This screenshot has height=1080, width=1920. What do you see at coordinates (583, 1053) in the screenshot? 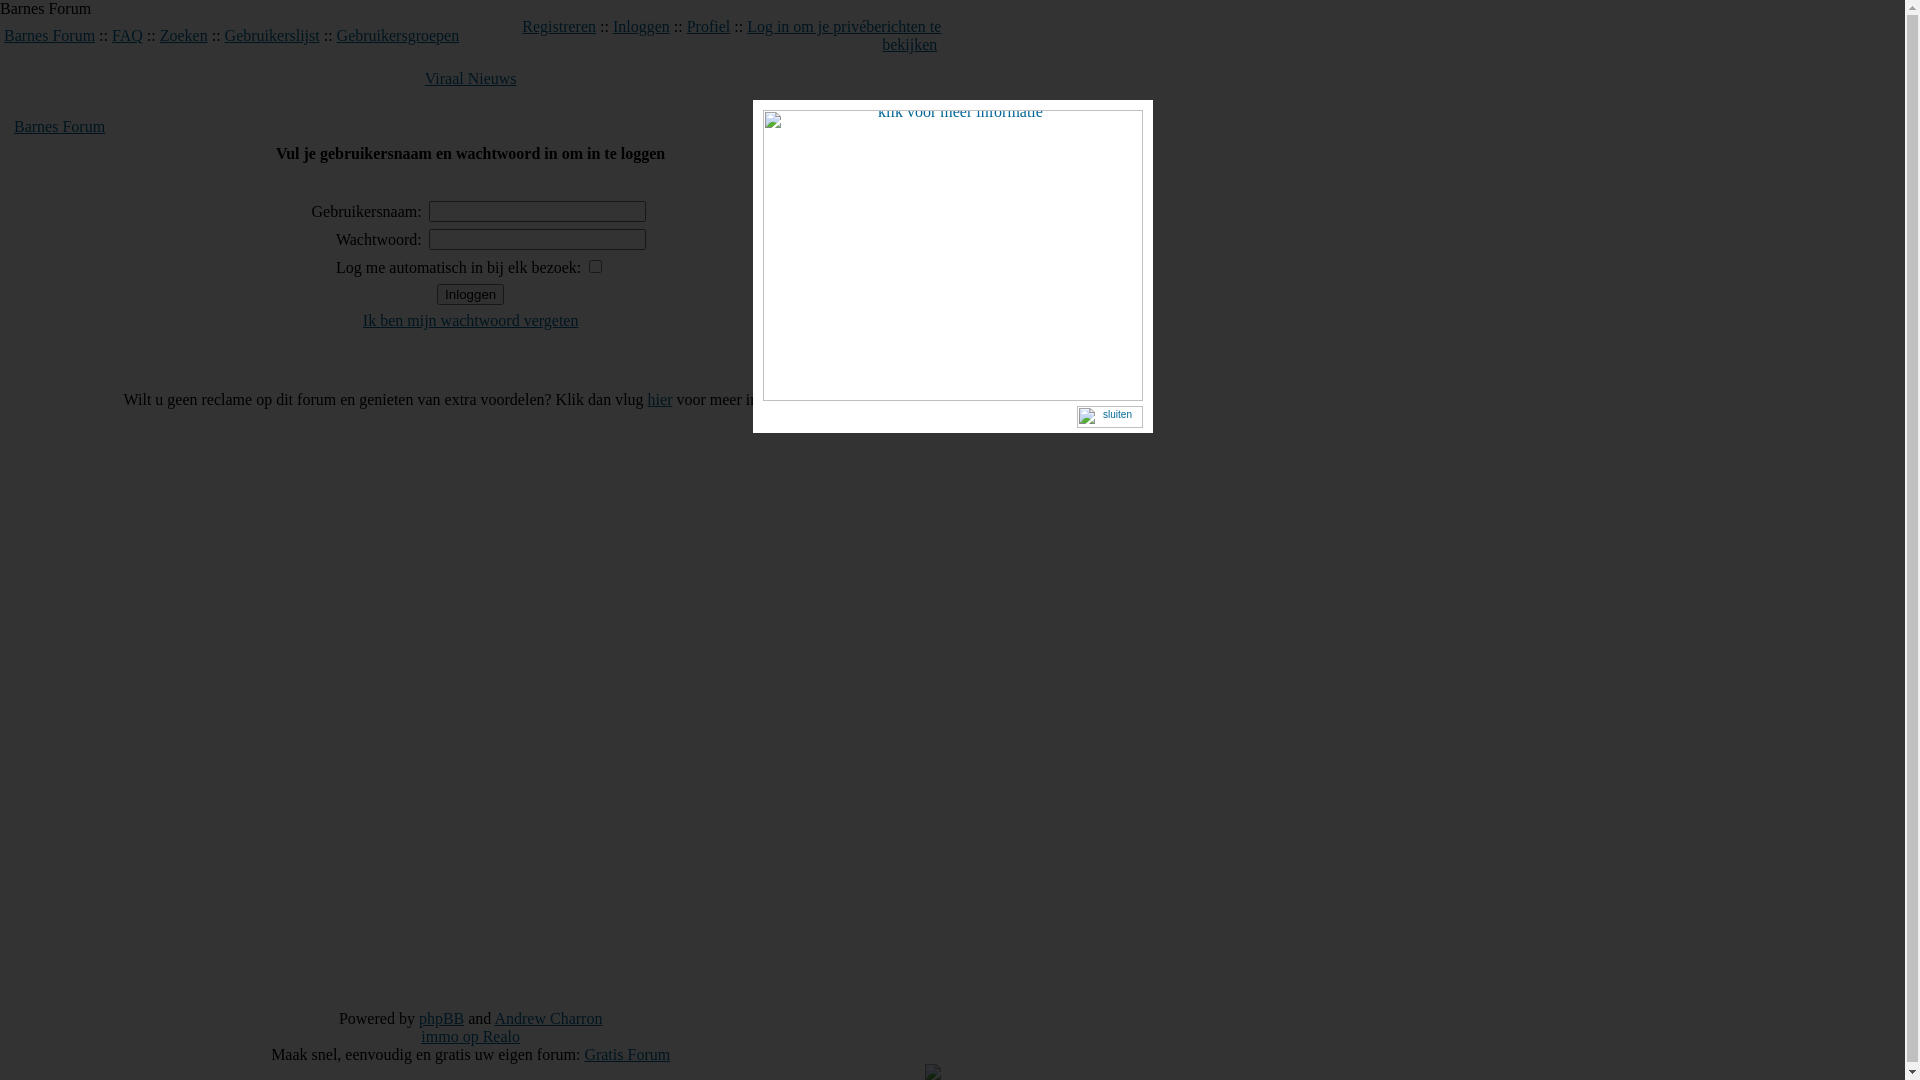
I see `'Gratis Forum'` at bounding box center [583, 1053].